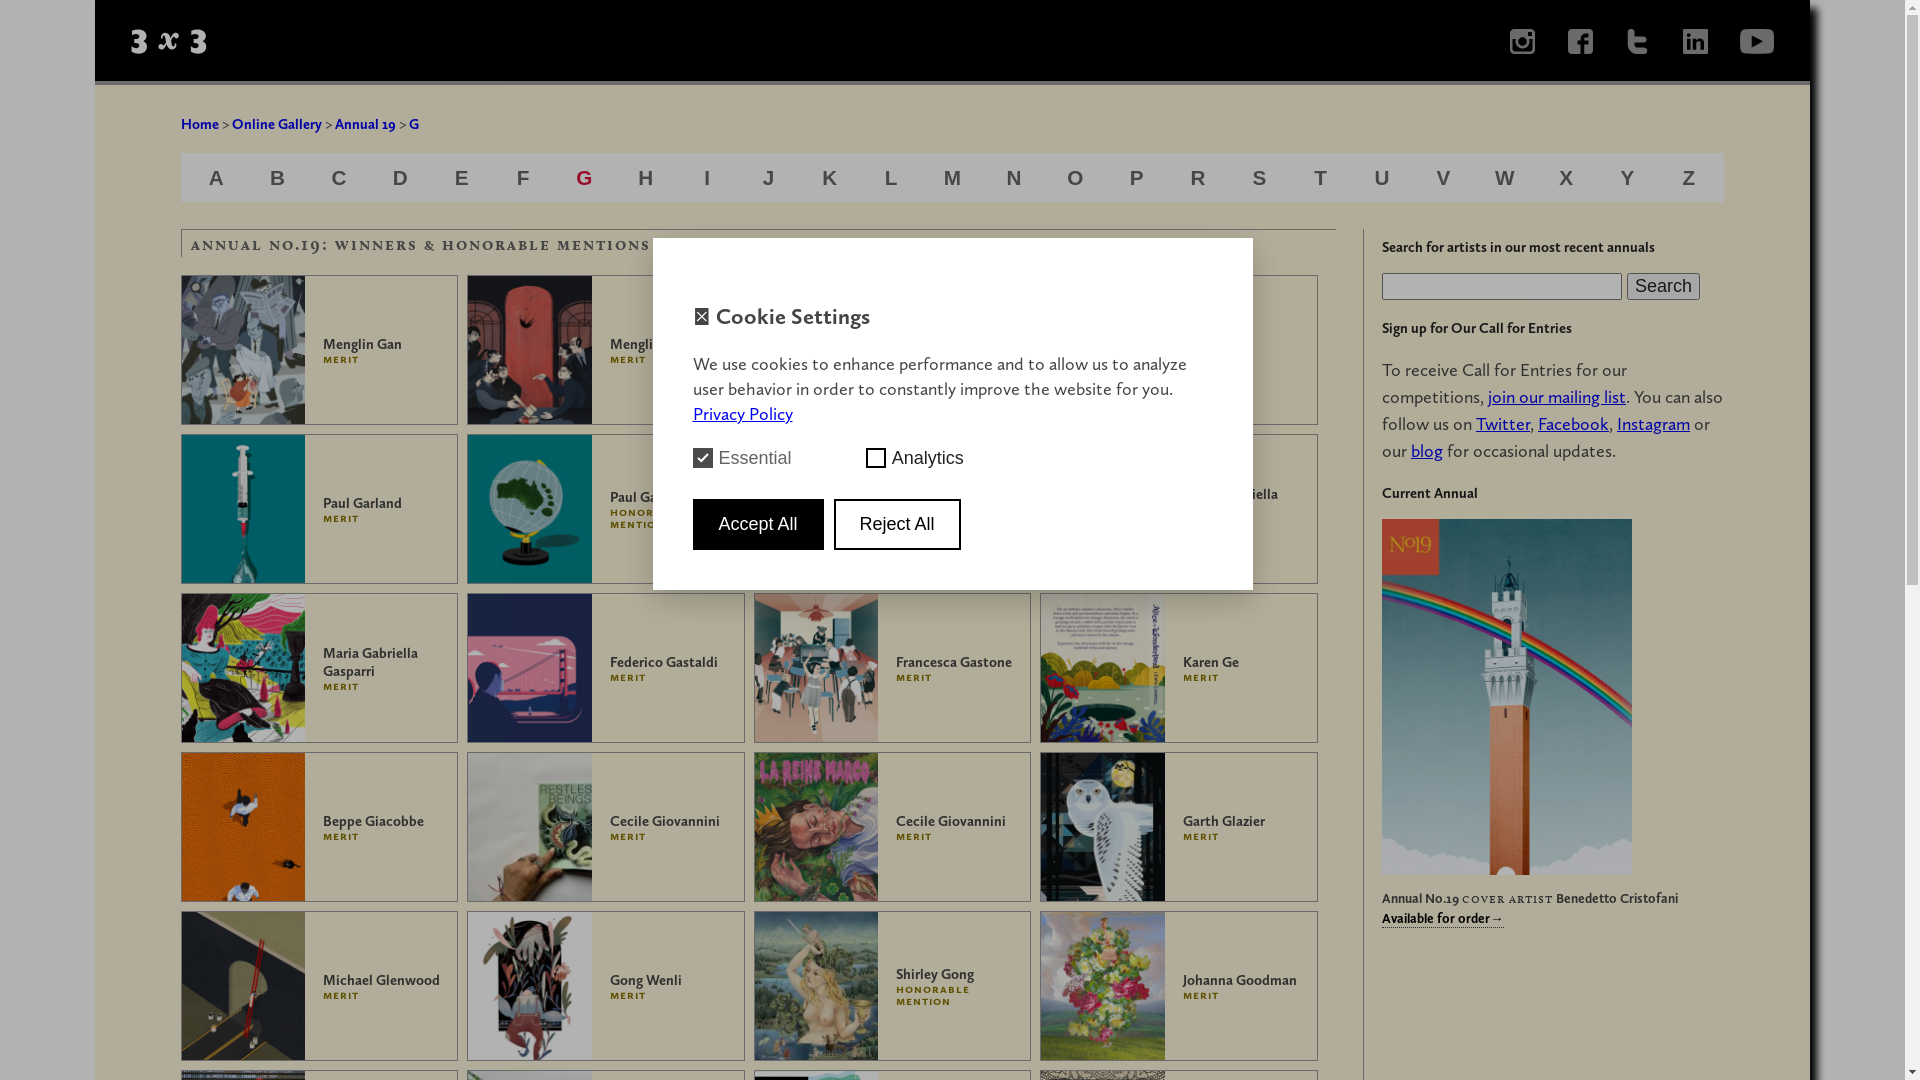 This screenshot has width=1920, height=1080. What do you see at coordinates (756, 523) in the screenshot?
I see `'Accept All'` at bounding box center [756, 523].